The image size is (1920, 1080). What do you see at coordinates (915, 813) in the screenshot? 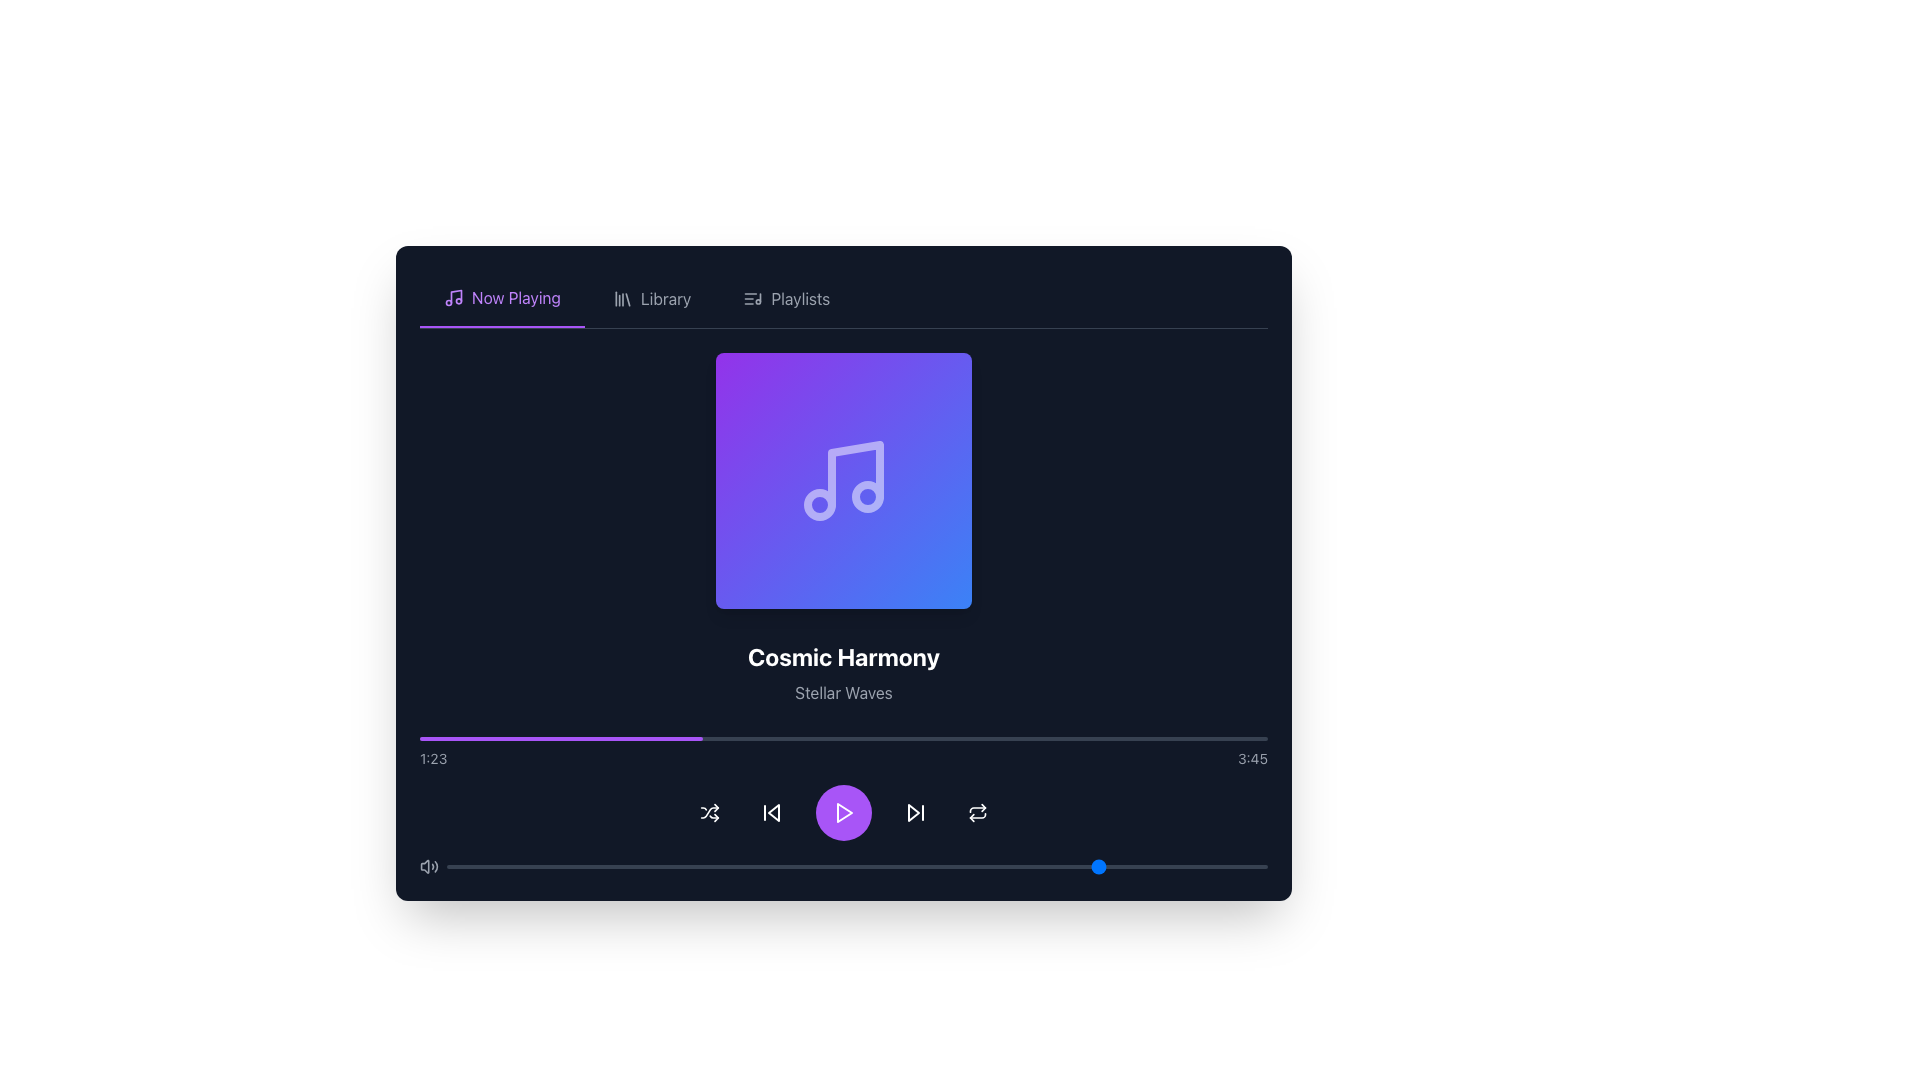
I see `the forward skip button, which is an icon styled button with a triangle shape pointing right, located` at bounding box center [915, 813].